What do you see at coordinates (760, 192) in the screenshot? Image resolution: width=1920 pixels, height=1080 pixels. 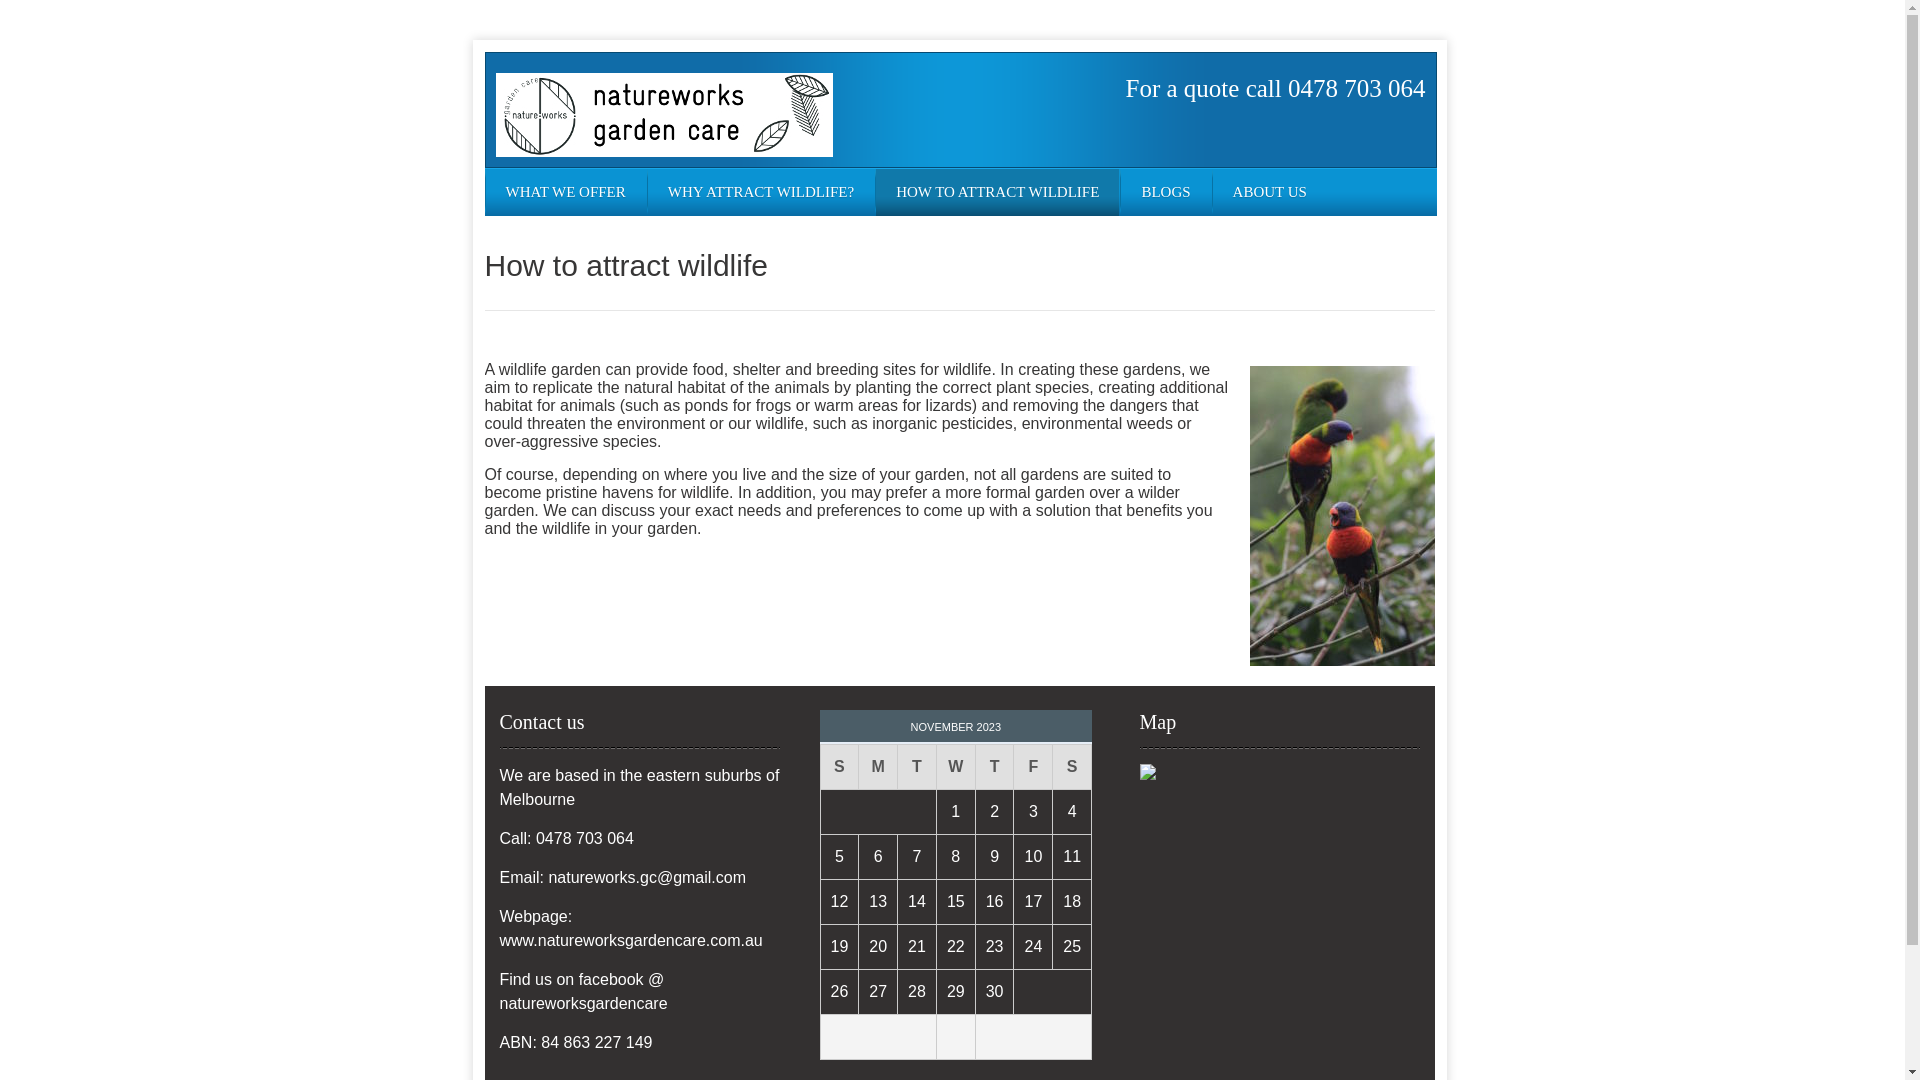 I see `'WHY ATTRACT WILDLIFE?'` at bounding box center [760, 192].